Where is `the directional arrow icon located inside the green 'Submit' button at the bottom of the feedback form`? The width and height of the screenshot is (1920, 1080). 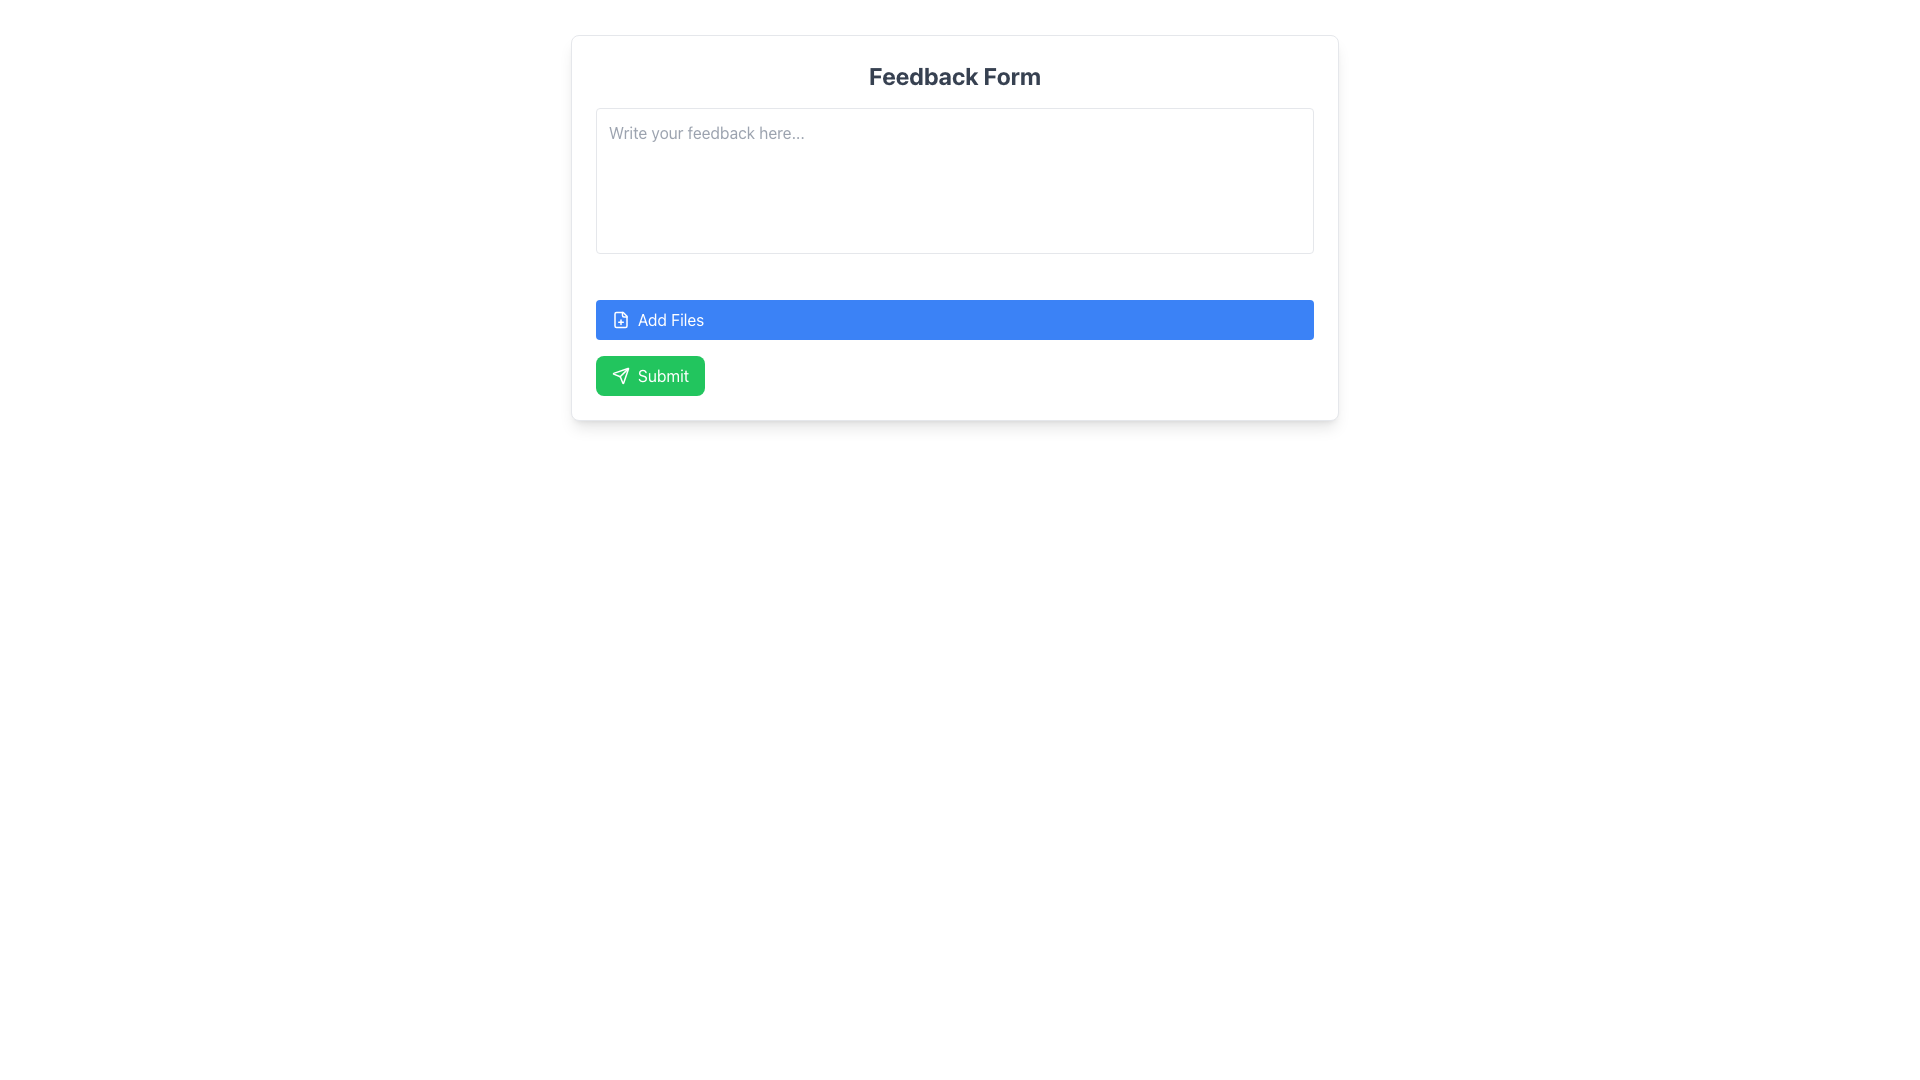
the directional arrow icon located inside the green 'Submit' button at the bottom of the feedback form is located at coordinates (619, 375).